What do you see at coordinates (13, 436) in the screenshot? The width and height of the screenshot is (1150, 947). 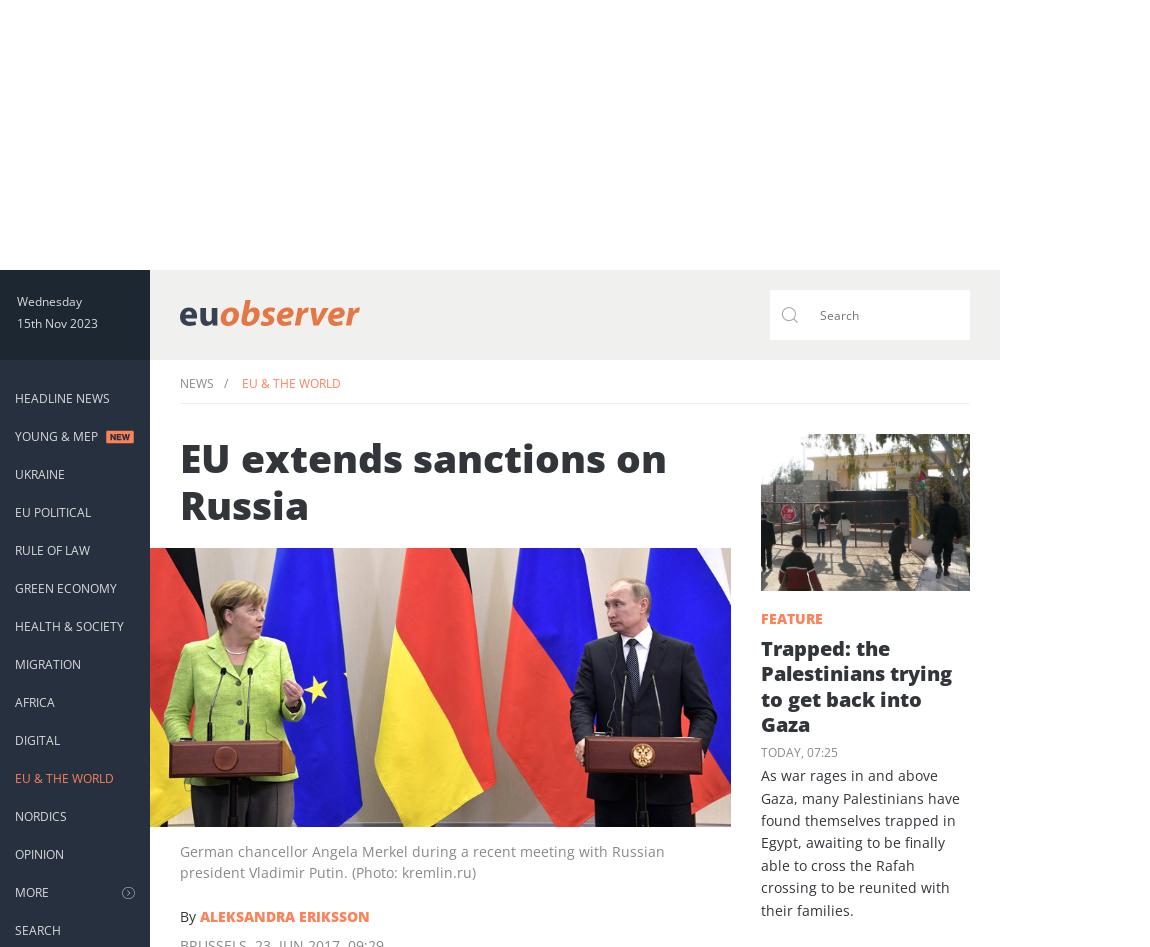 I see `'Young & MEP'` at bounding box center [13, 436].